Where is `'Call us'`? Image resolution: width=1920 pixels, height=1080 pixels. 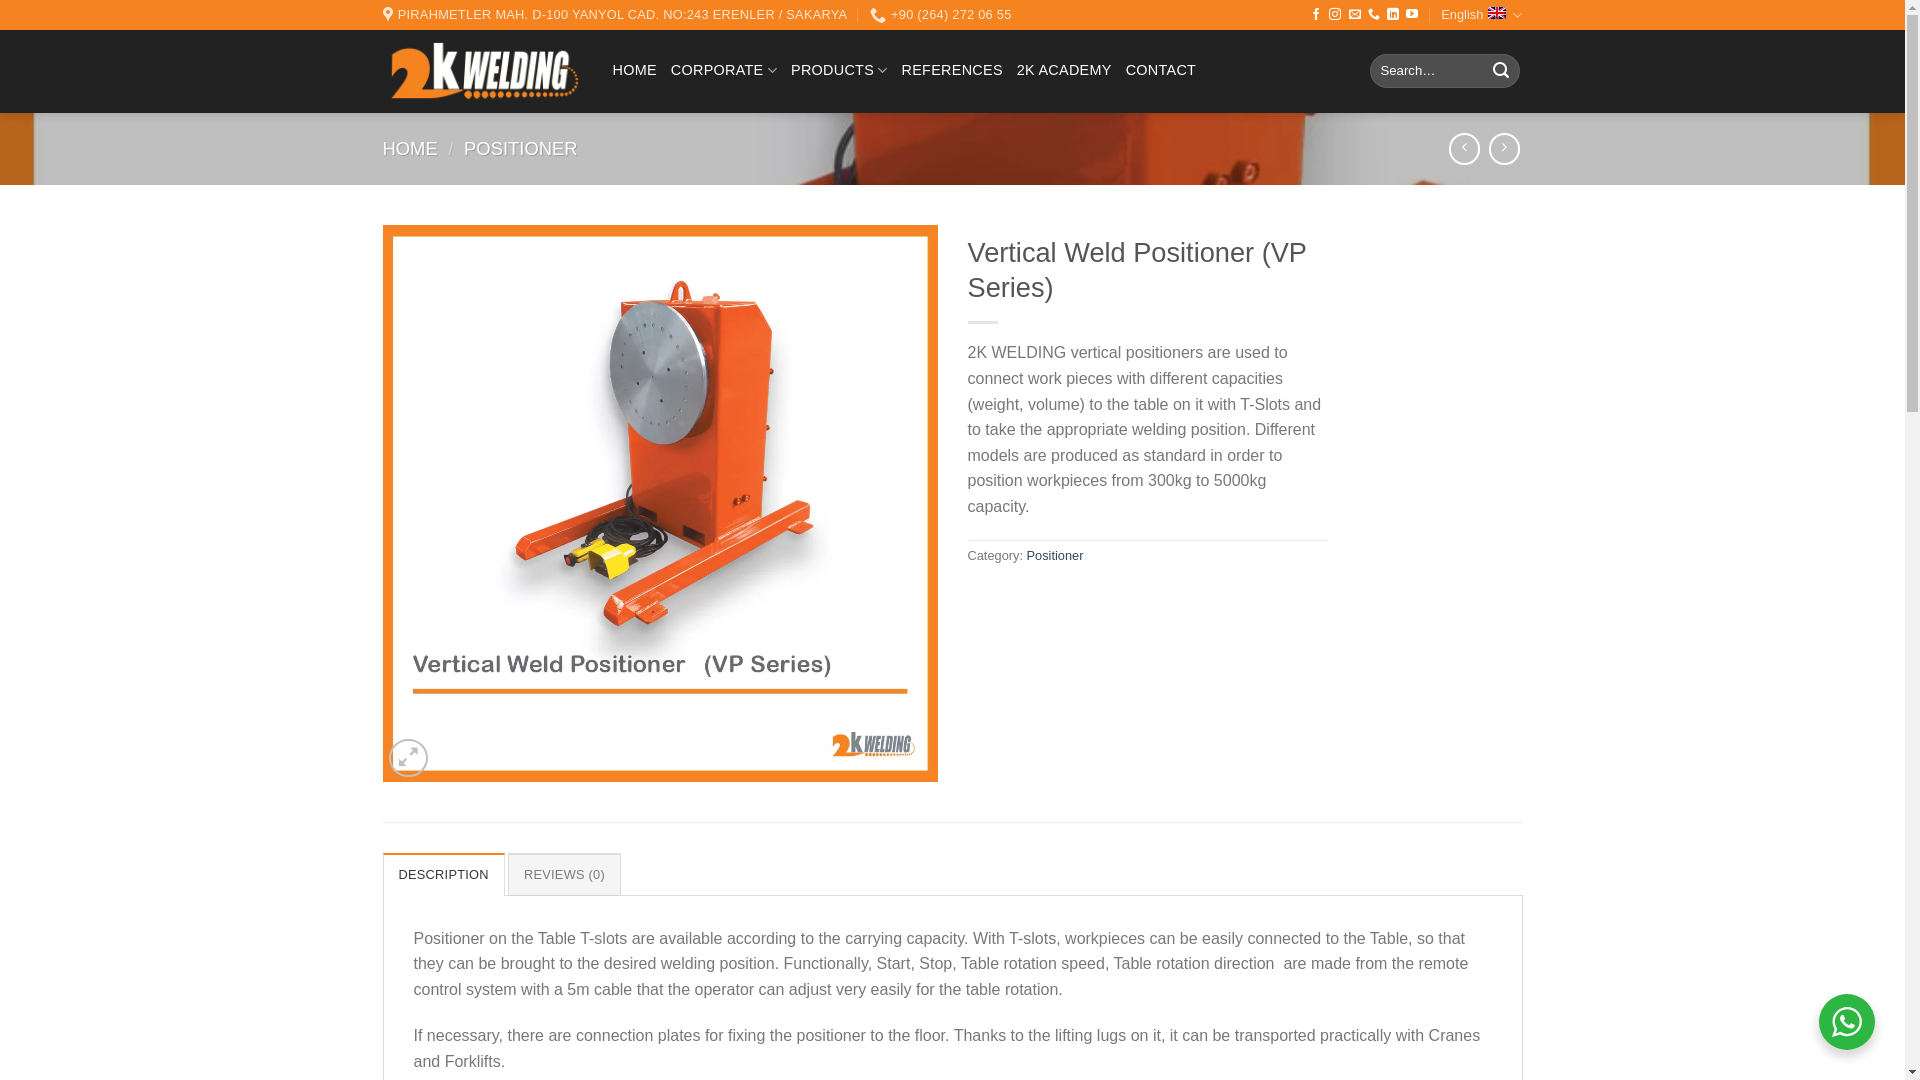
'Call us' is located at coordinates (1372, 15).